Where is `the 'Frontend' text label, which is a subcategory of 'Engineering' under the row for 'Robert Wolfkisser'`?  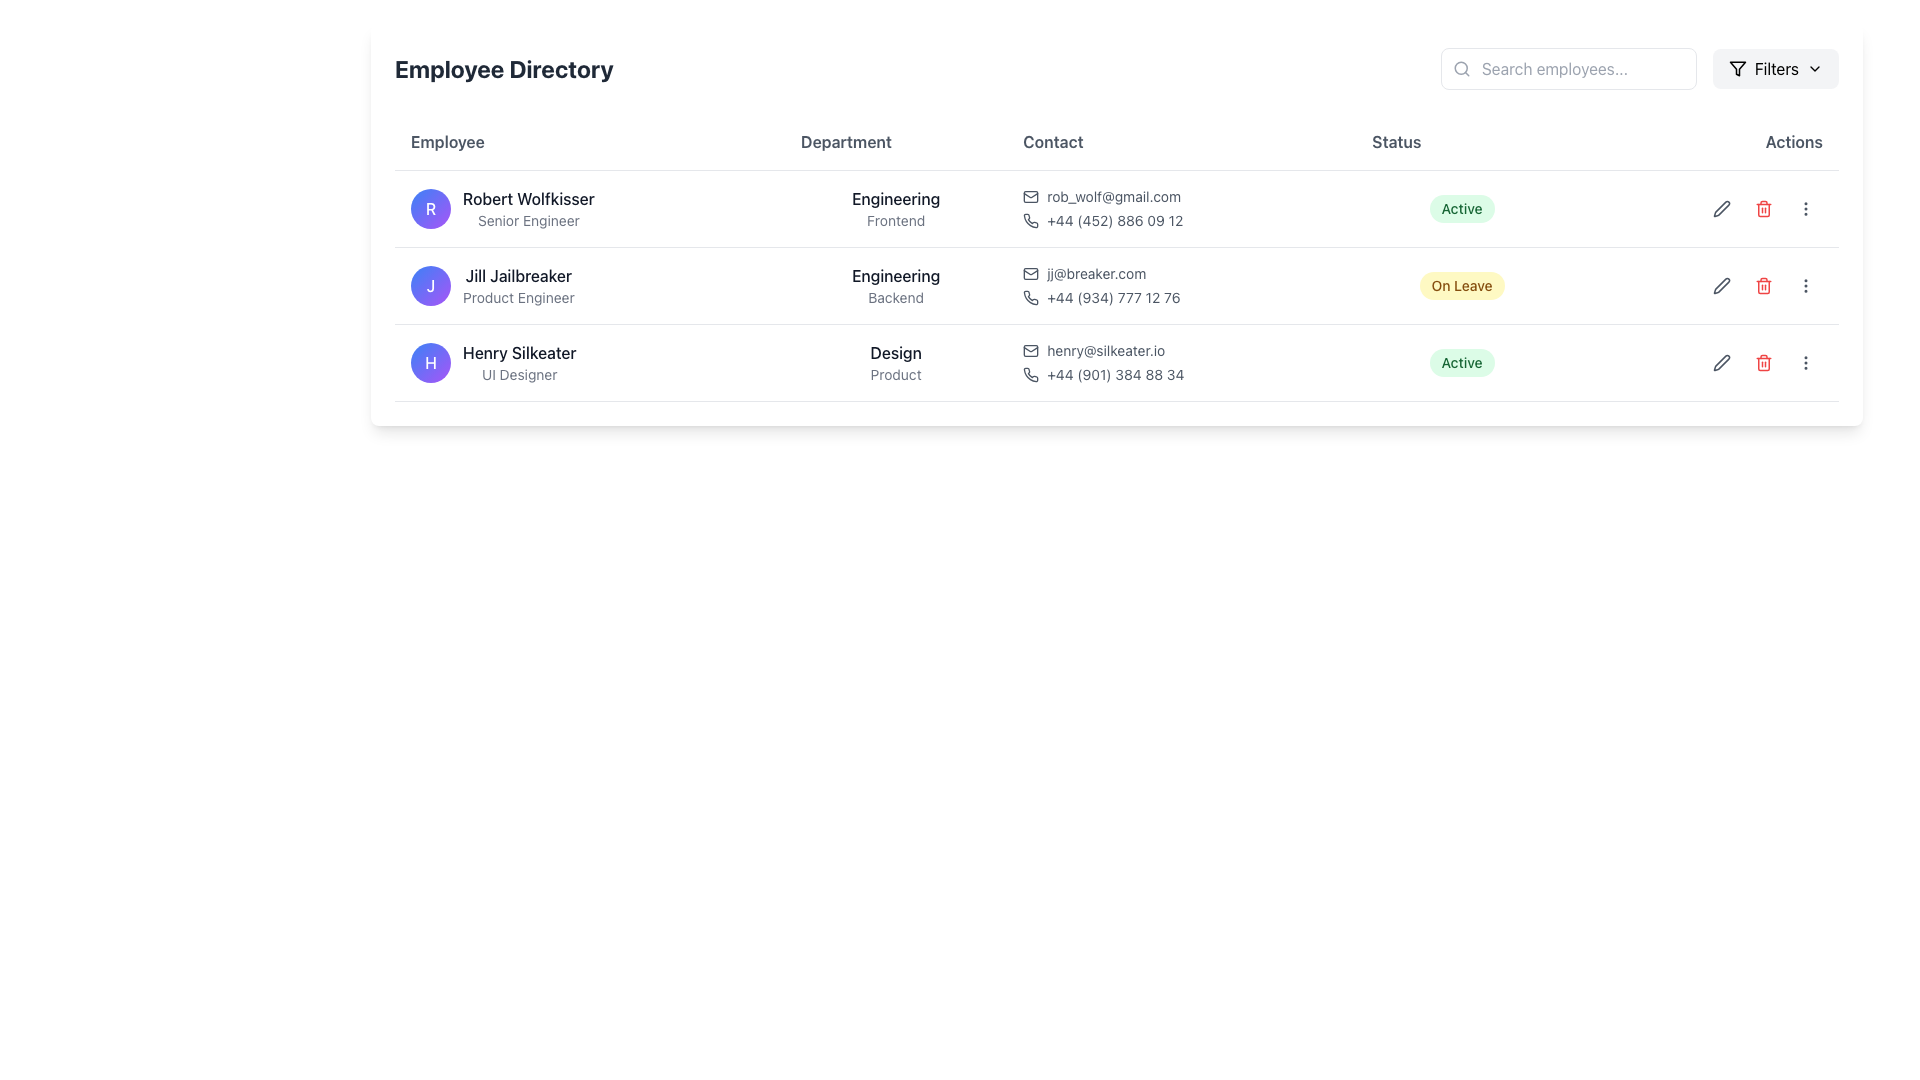 the 'Frontend' text label, which is a subcategory of 'Engineering' under the row for 'Robert Wolfkisser' is located at coordinates (895, 220).